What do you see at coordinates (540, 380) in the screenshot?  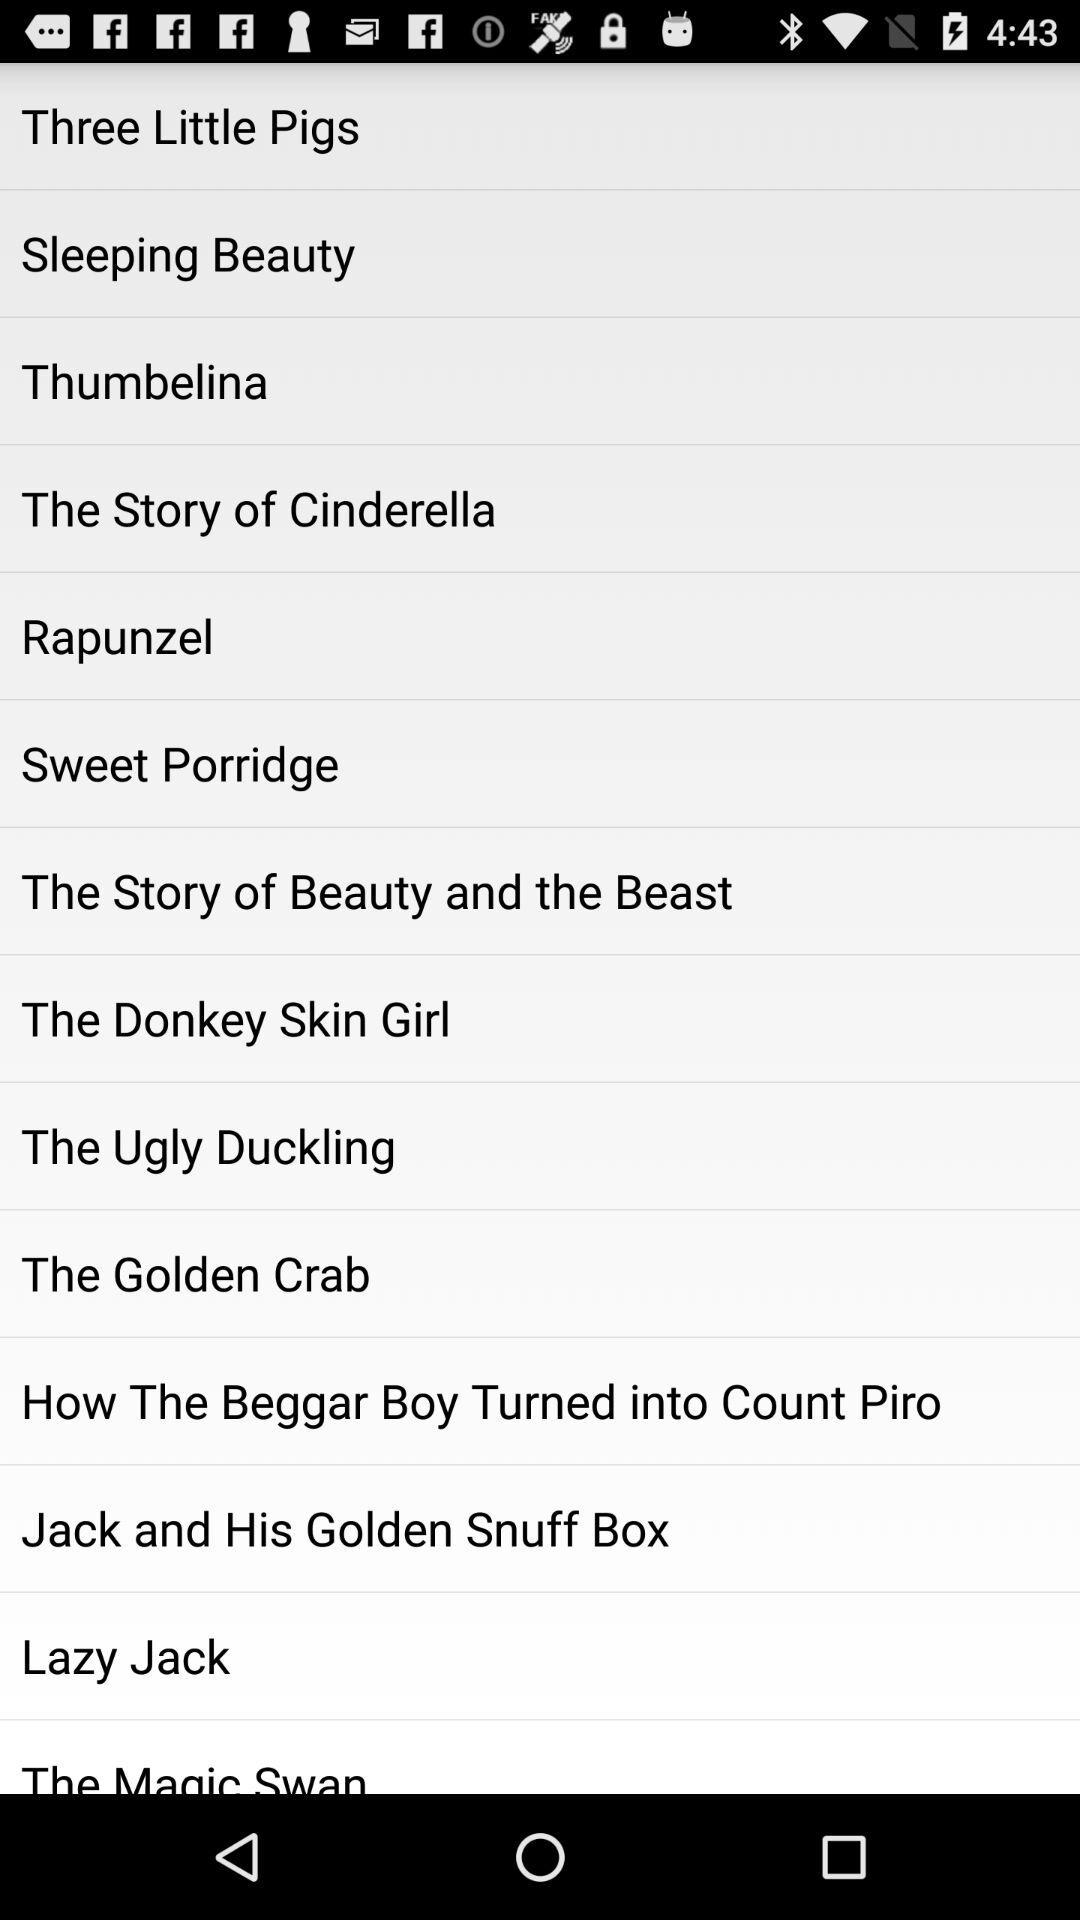 I see `thumbelina app` at bounding box center [540, 380].